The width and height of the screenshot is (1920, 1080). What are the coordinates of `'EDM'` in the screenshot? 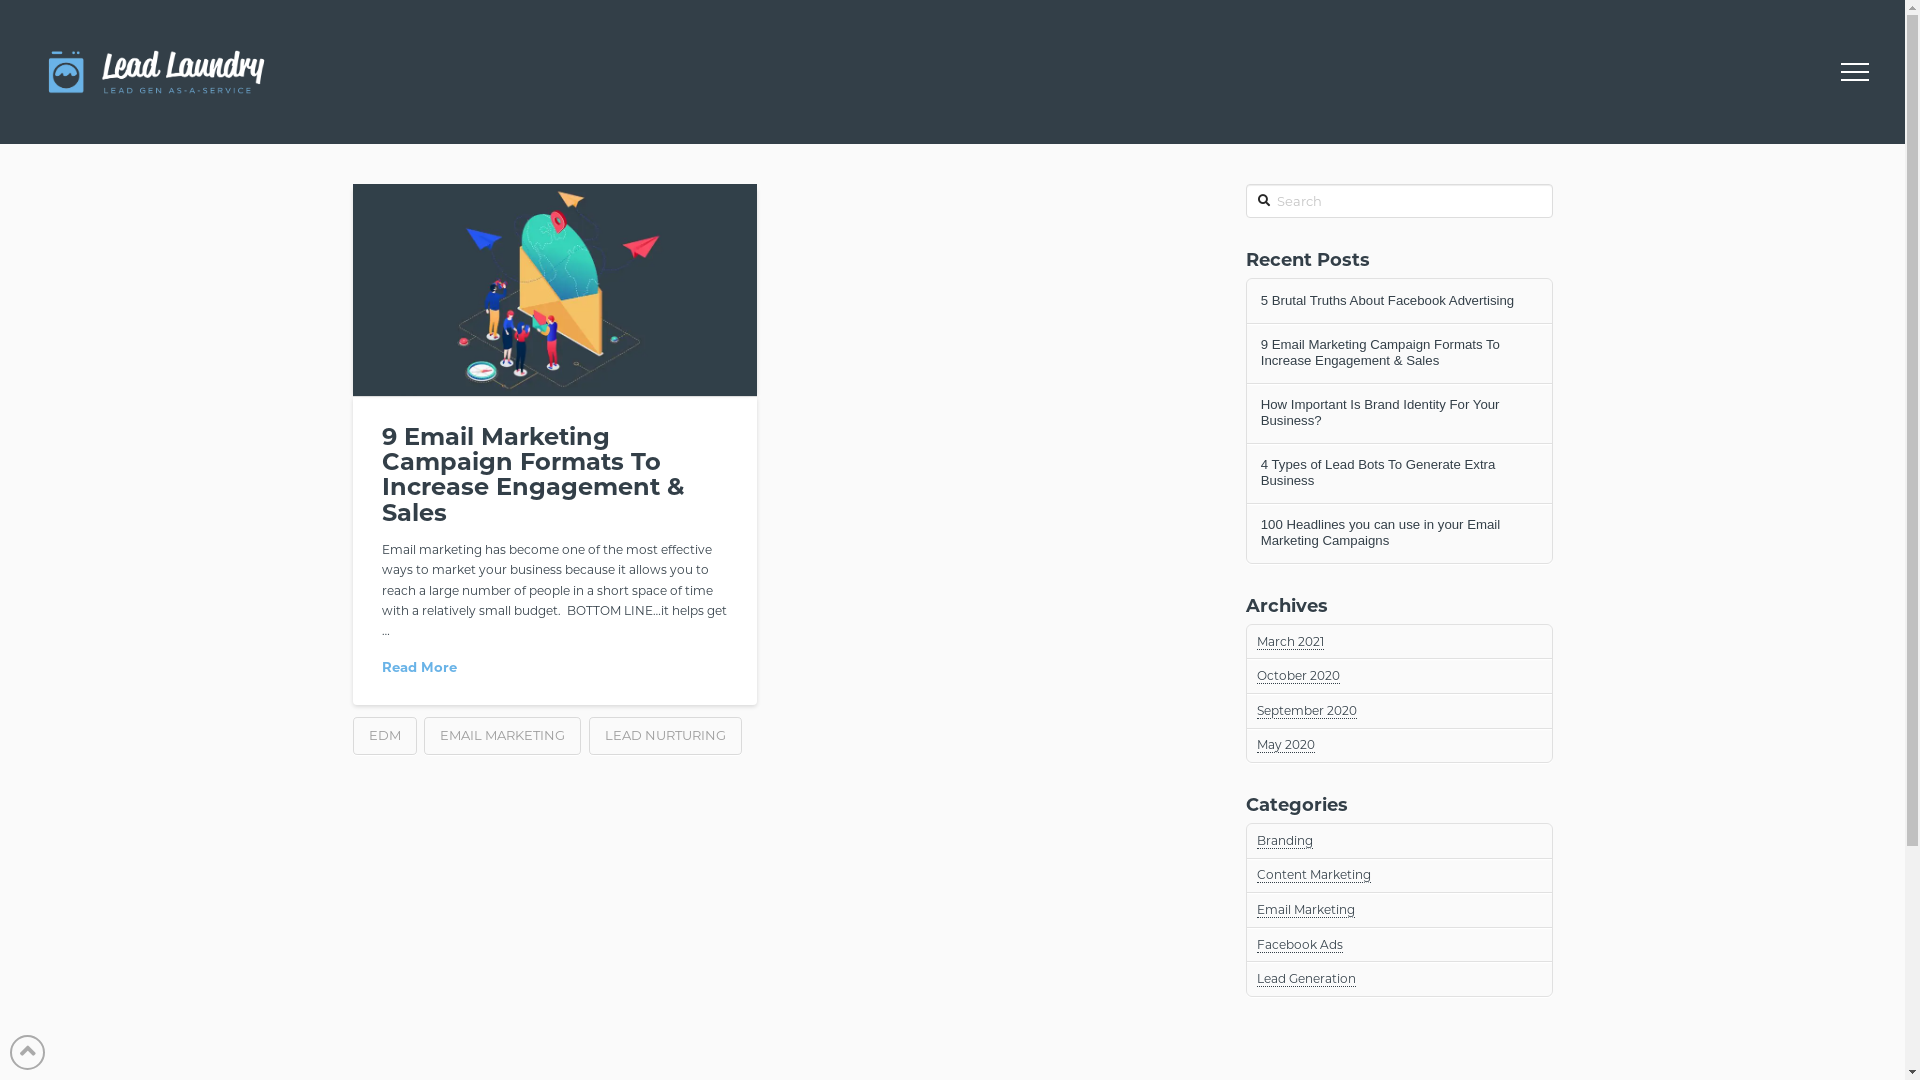 It's located at (384, 736).